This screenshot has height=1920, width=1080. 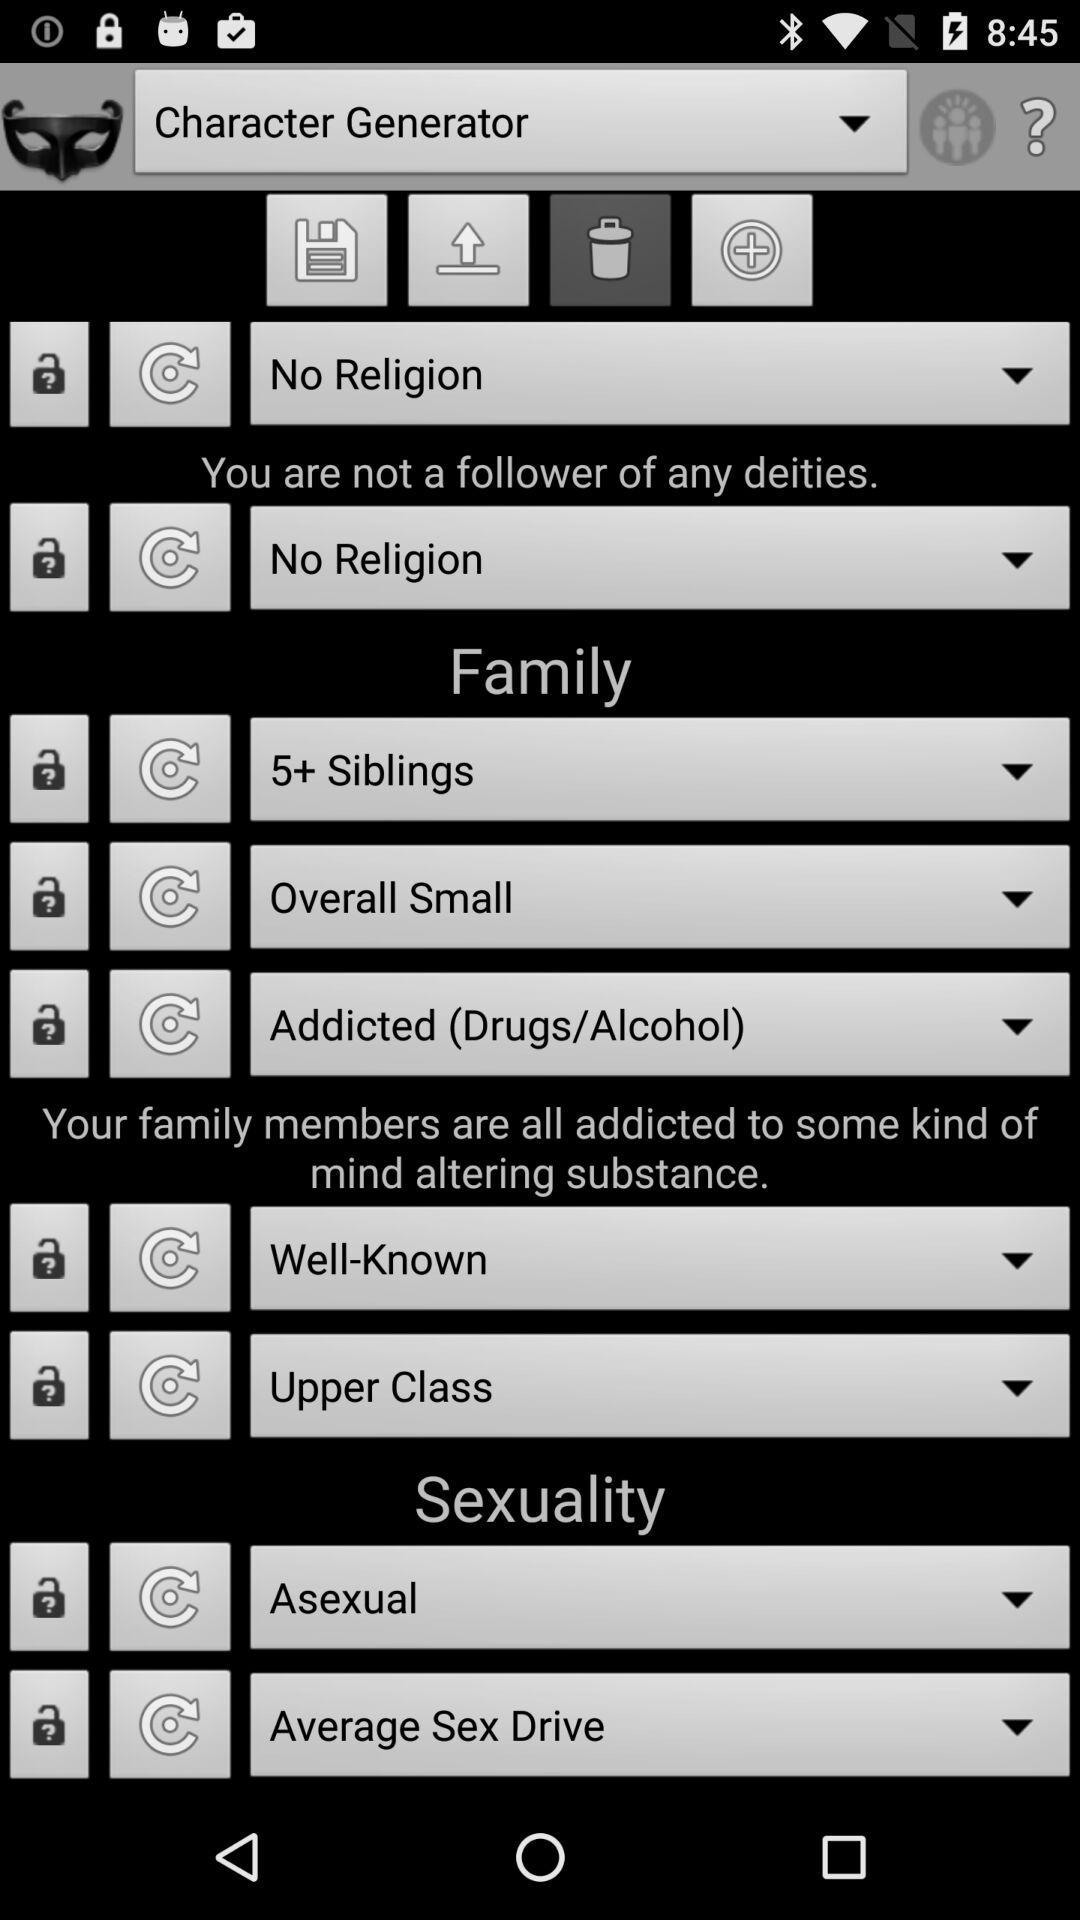 What do you see at coordinates (48, 1488) in the screenshot?
I see `the lock icon` at bounding box center [48, 1488].